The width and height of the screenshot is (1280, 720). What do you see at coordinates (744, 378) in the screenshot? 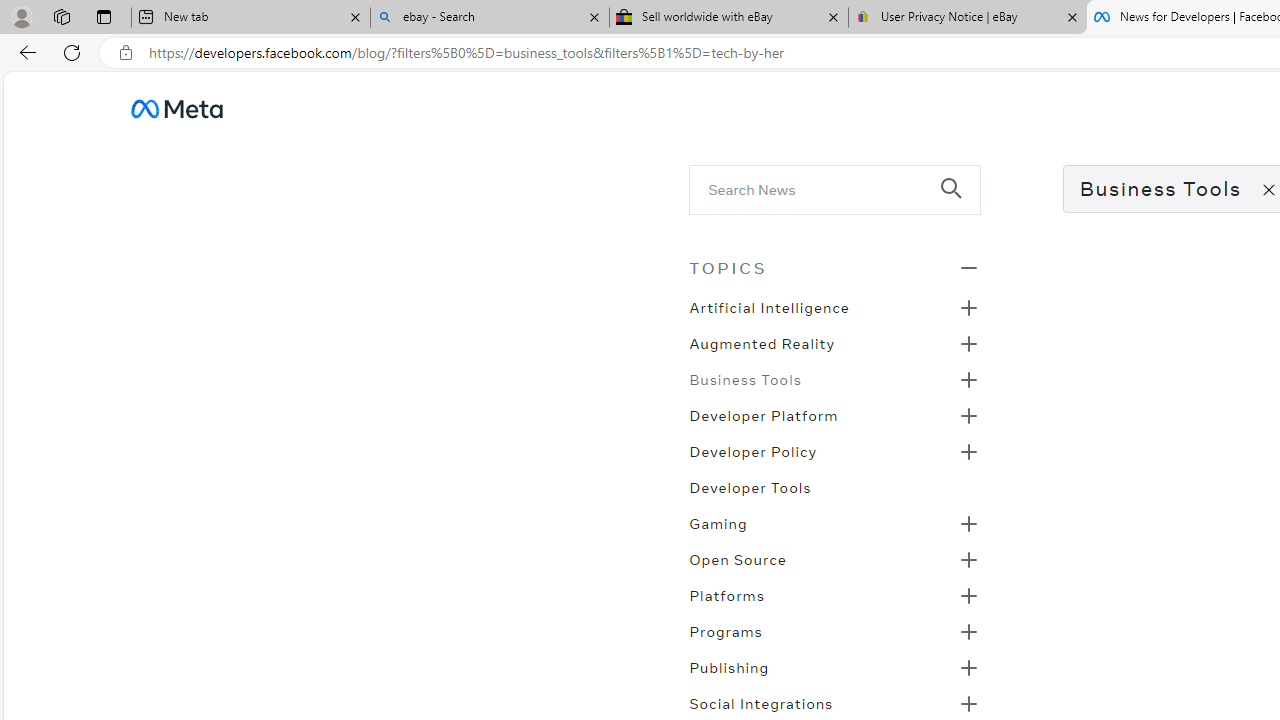
I see `'Business Tools'` at bounding box center [744, 378].